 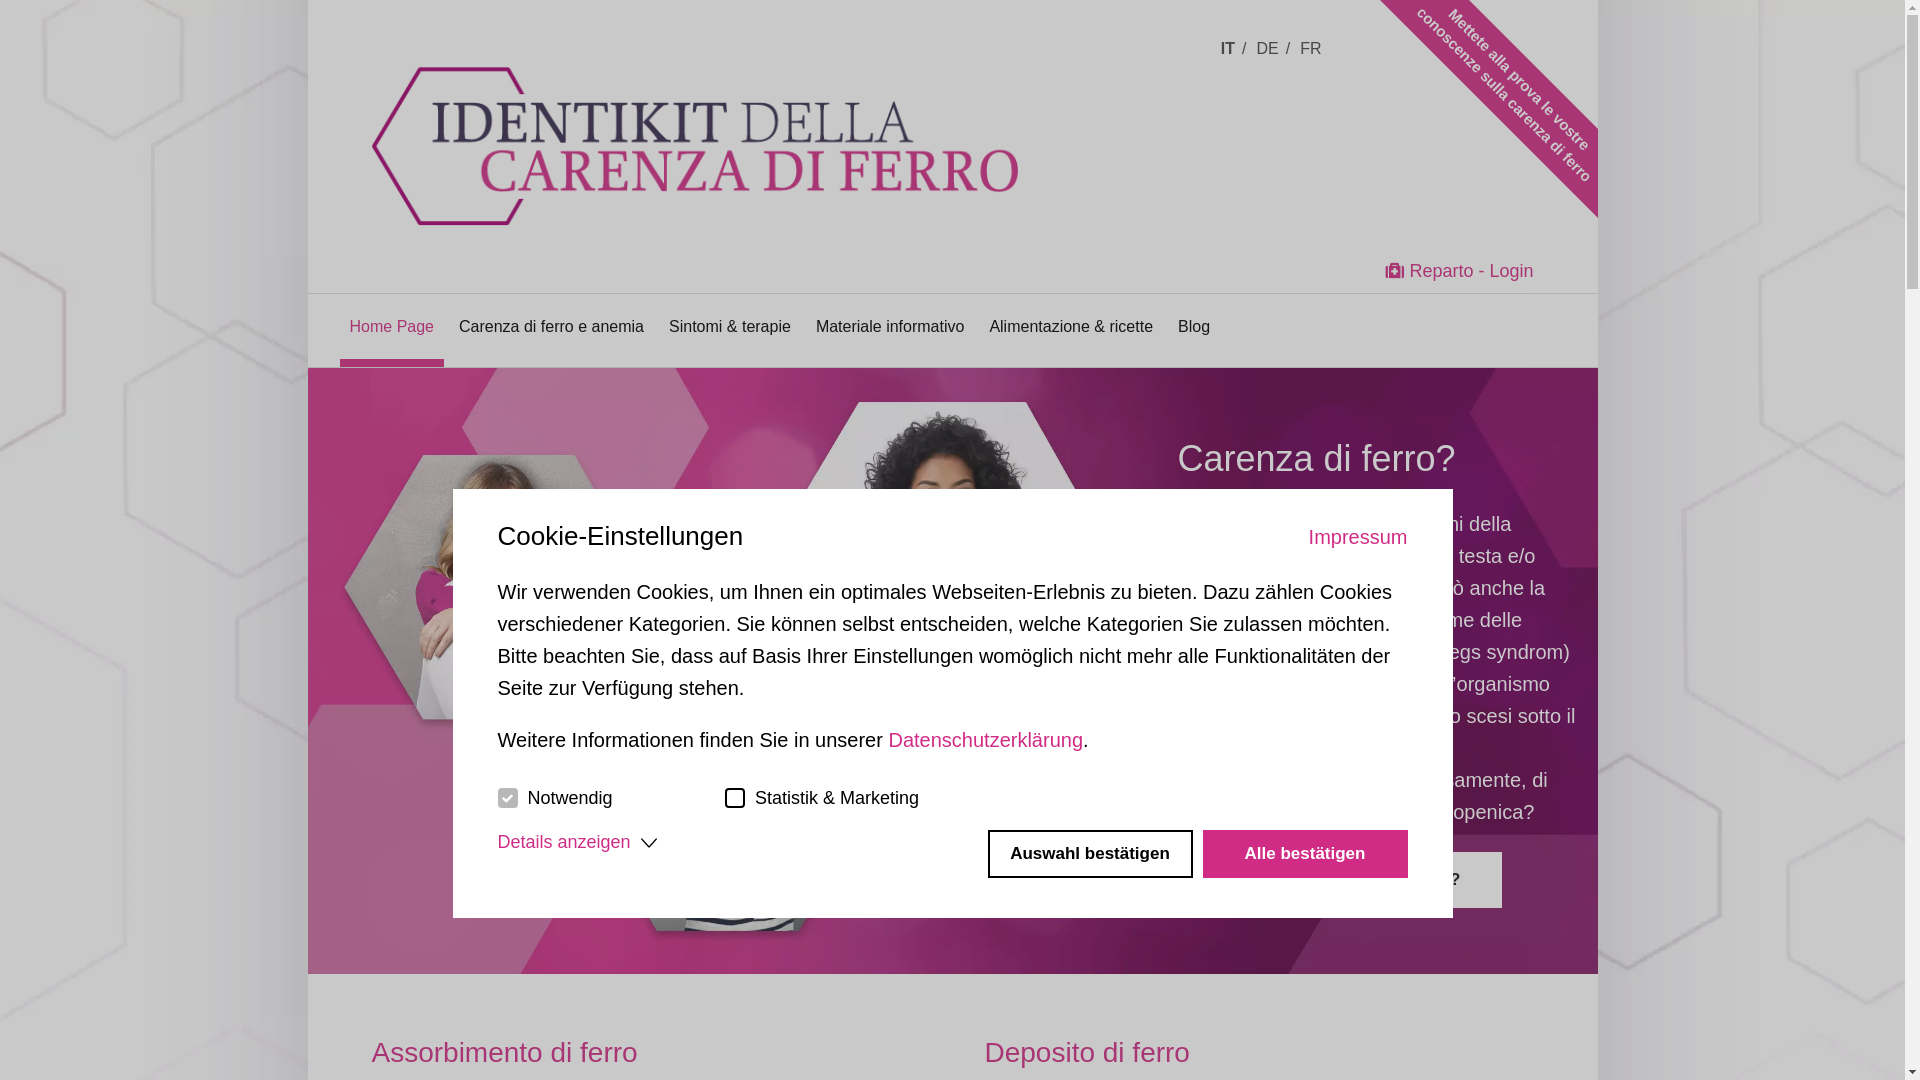 I want to click on 'DE', so click(x=1271, y=47).